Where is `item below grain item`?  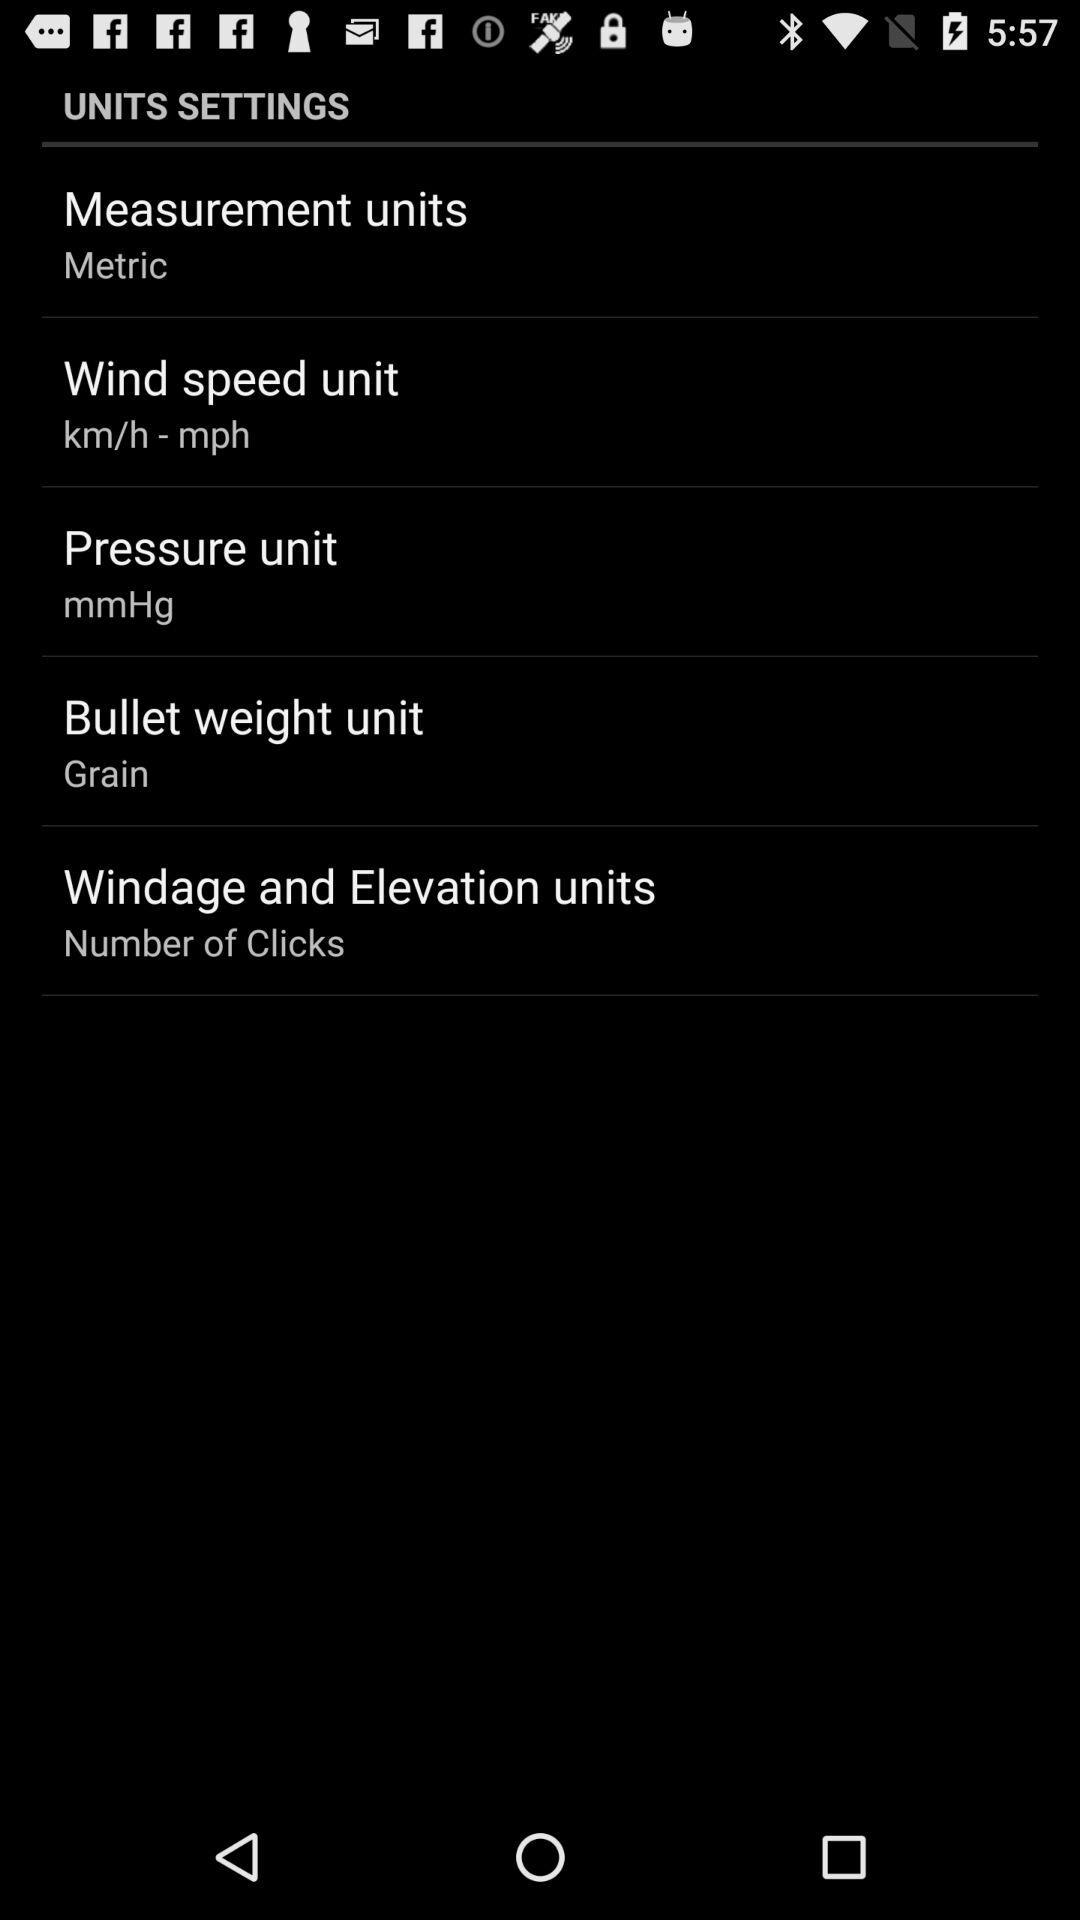 item below grain item is located at coordinates (358, 884).